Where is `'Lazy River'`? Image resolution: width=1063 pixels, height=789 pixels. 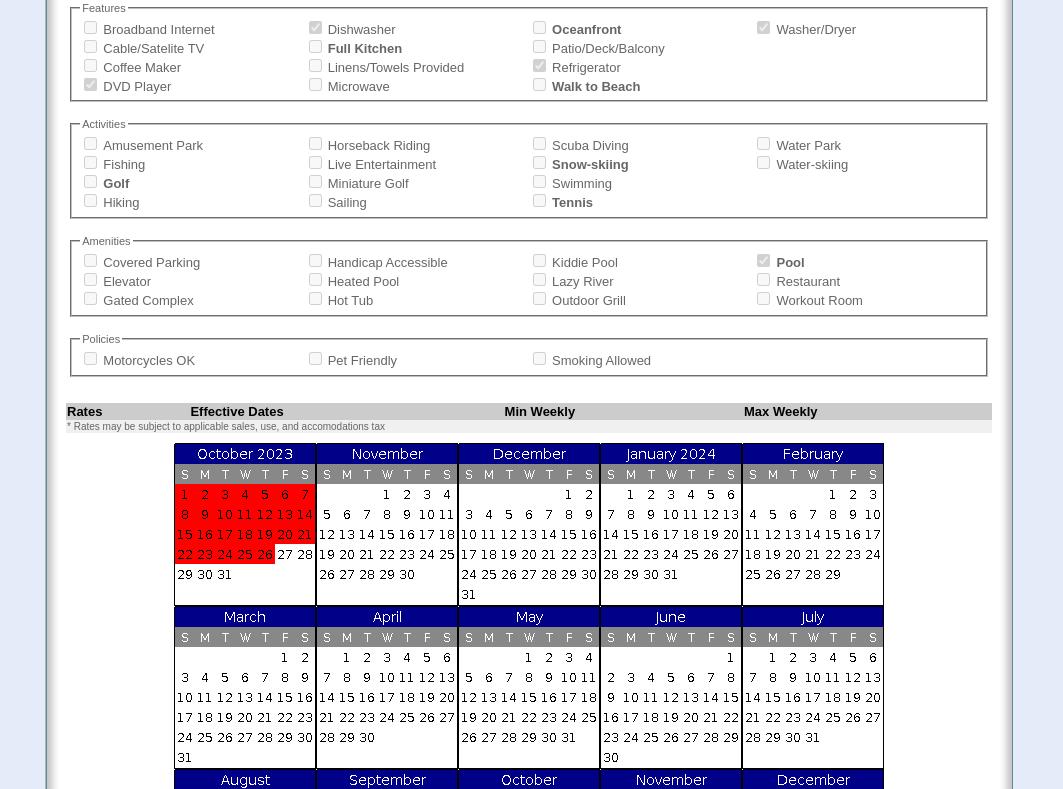 'Lazy River' is located at coordinates (581, 281).